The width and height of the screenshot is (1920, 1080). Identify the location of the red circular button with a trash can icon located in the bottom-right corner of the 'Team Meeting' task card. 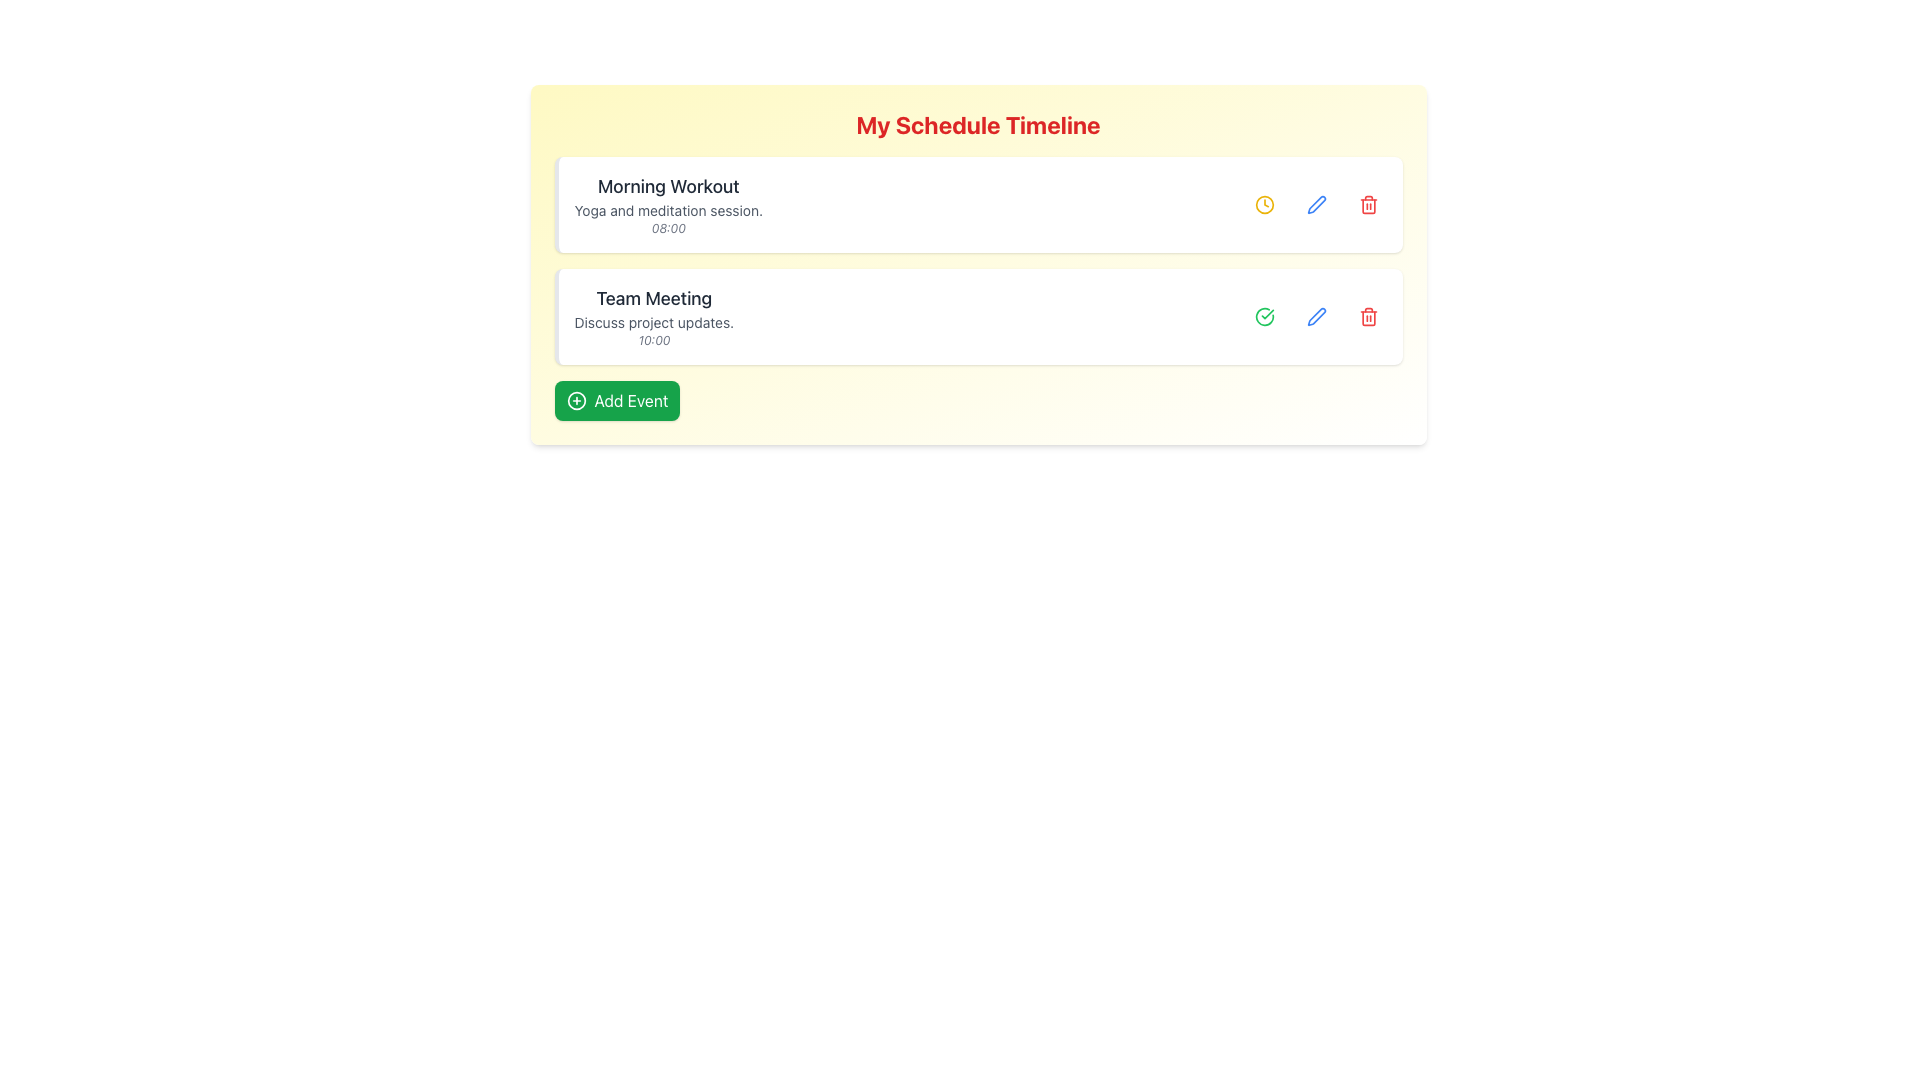
(1367, 315).